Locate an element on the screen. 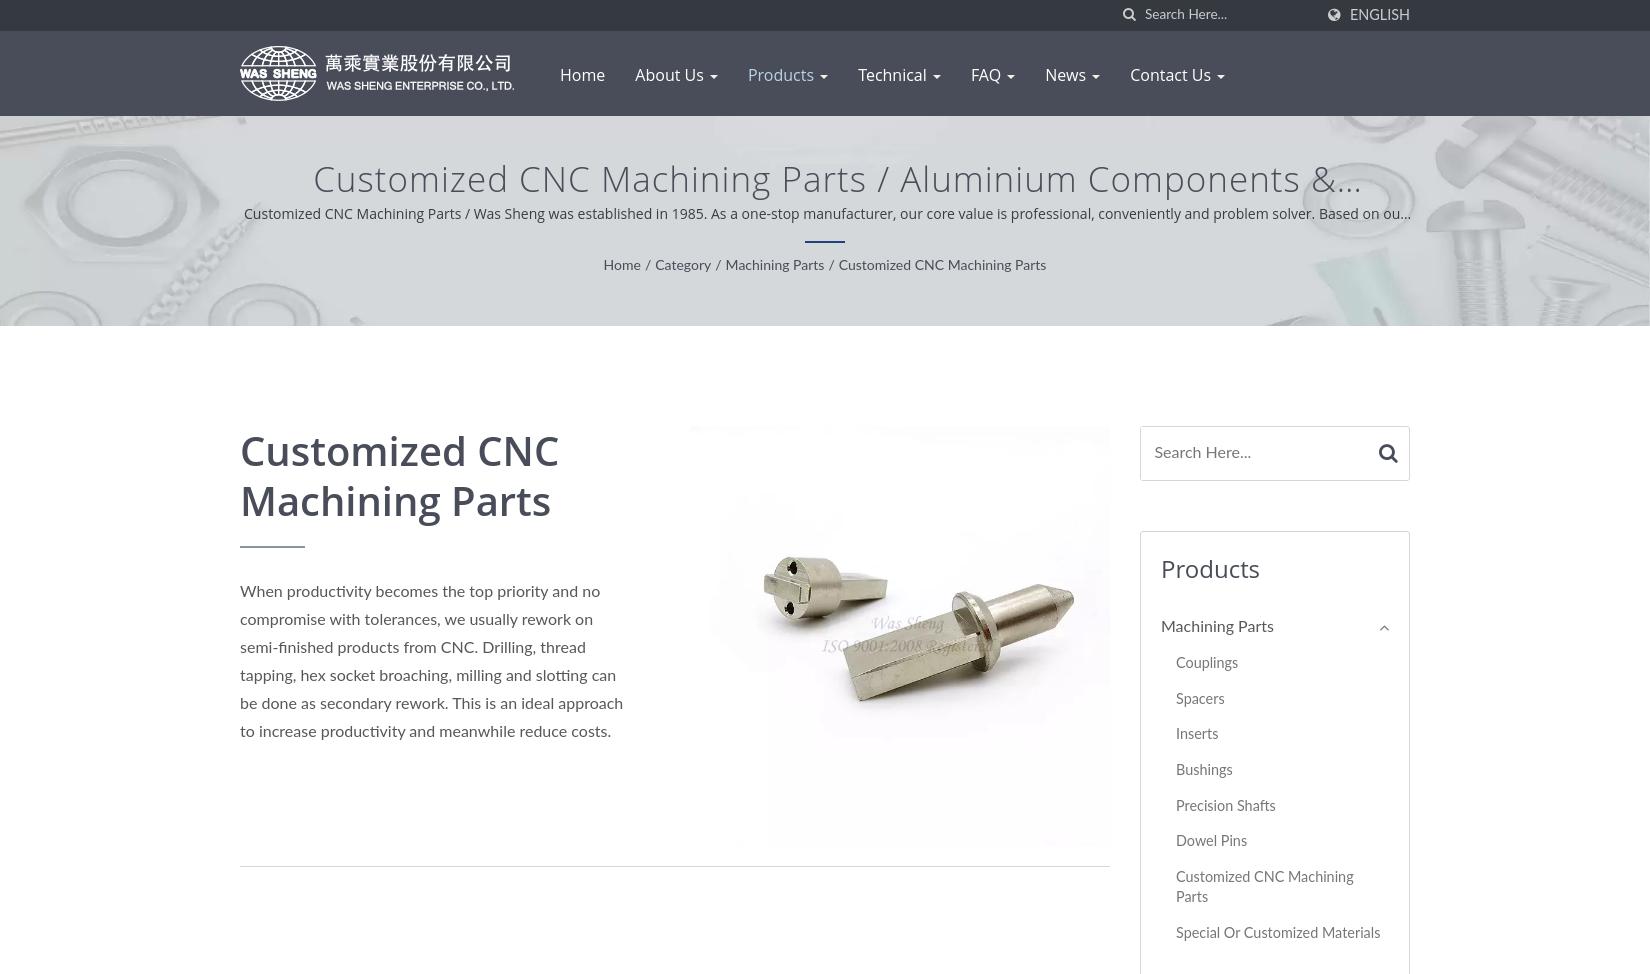 The height and width of the screenshot is (974, 1650). 'Technical' is located at coordinates (893, 74).